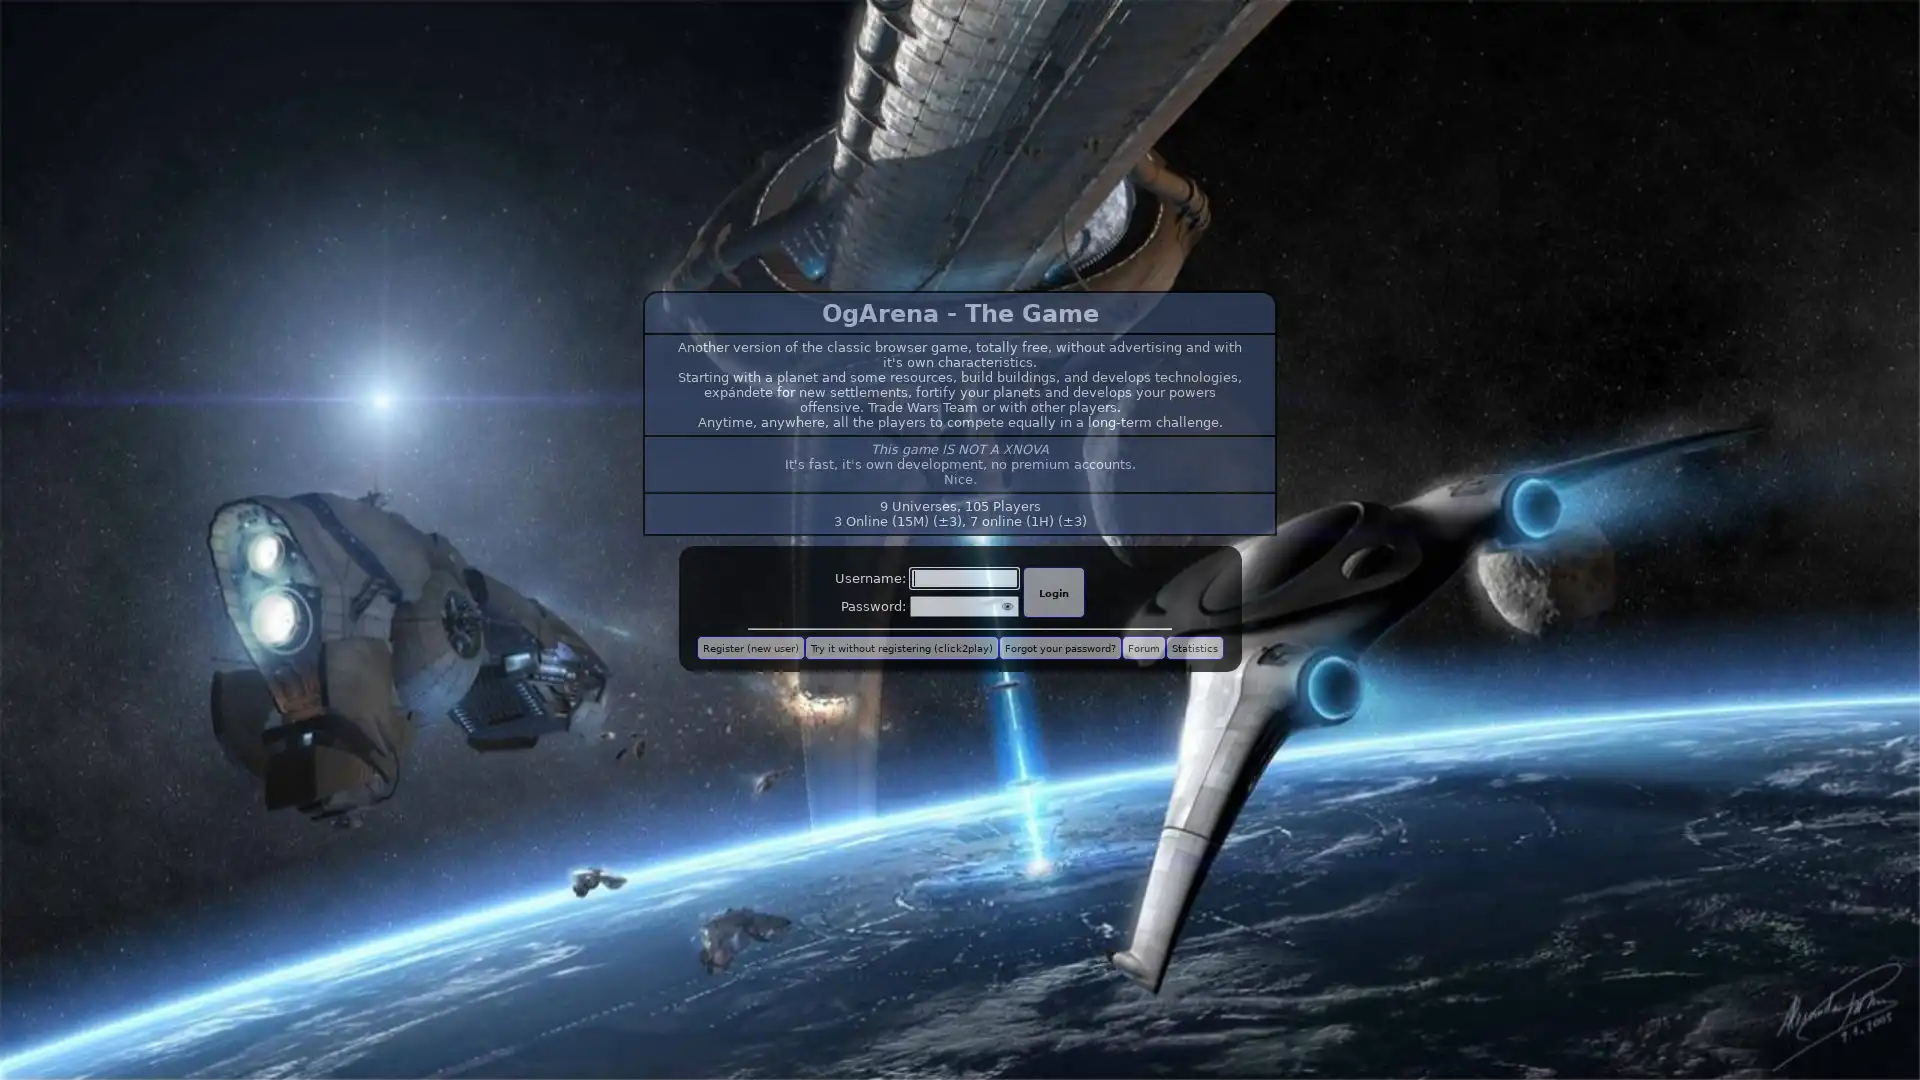 This screenshot has height=1080, width=1920. Describe the element at coordinates (1052, 591) in the screenshot. I see `Login` at that location.